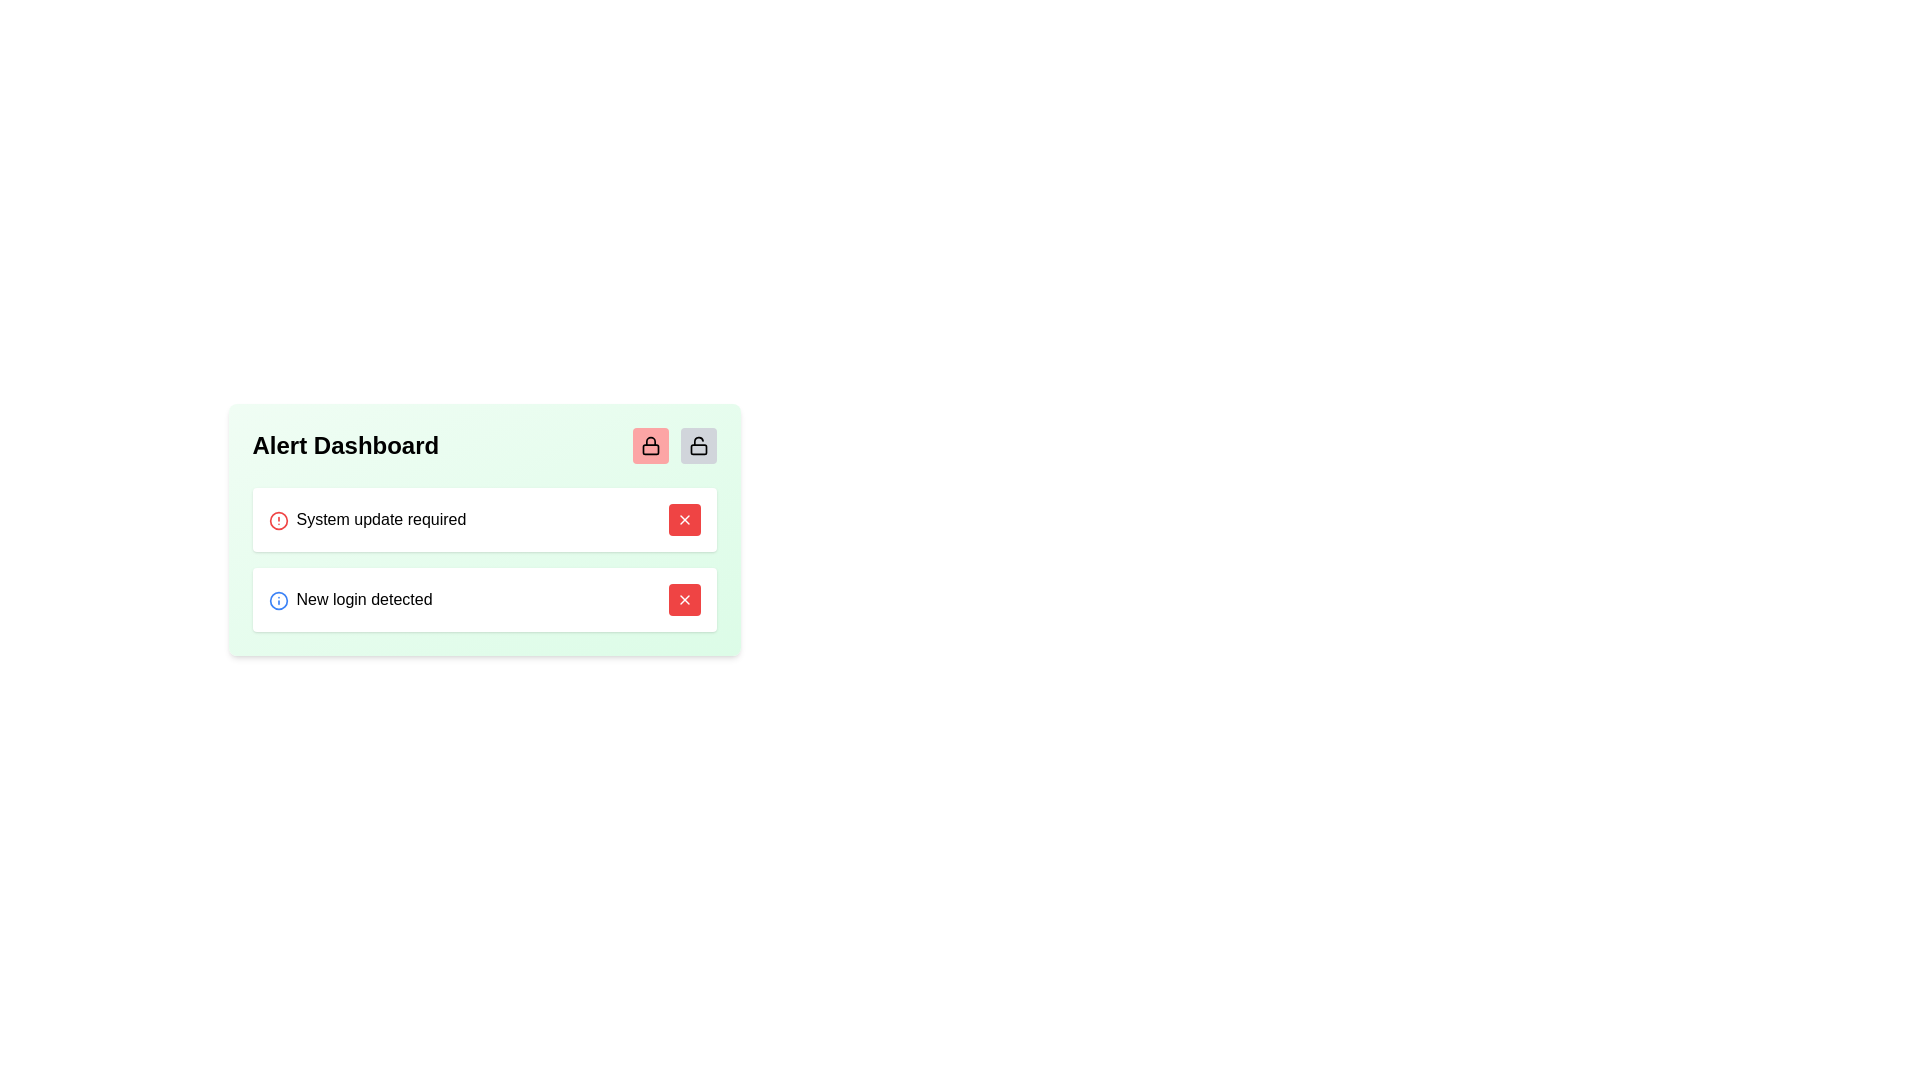  What do you see at coordinates (277, 519) in the screenshot?
I see `the red circular alert icon next to the text label 'System update required' in the 'Alert Dashboard'` at bounding box center [277, 519].